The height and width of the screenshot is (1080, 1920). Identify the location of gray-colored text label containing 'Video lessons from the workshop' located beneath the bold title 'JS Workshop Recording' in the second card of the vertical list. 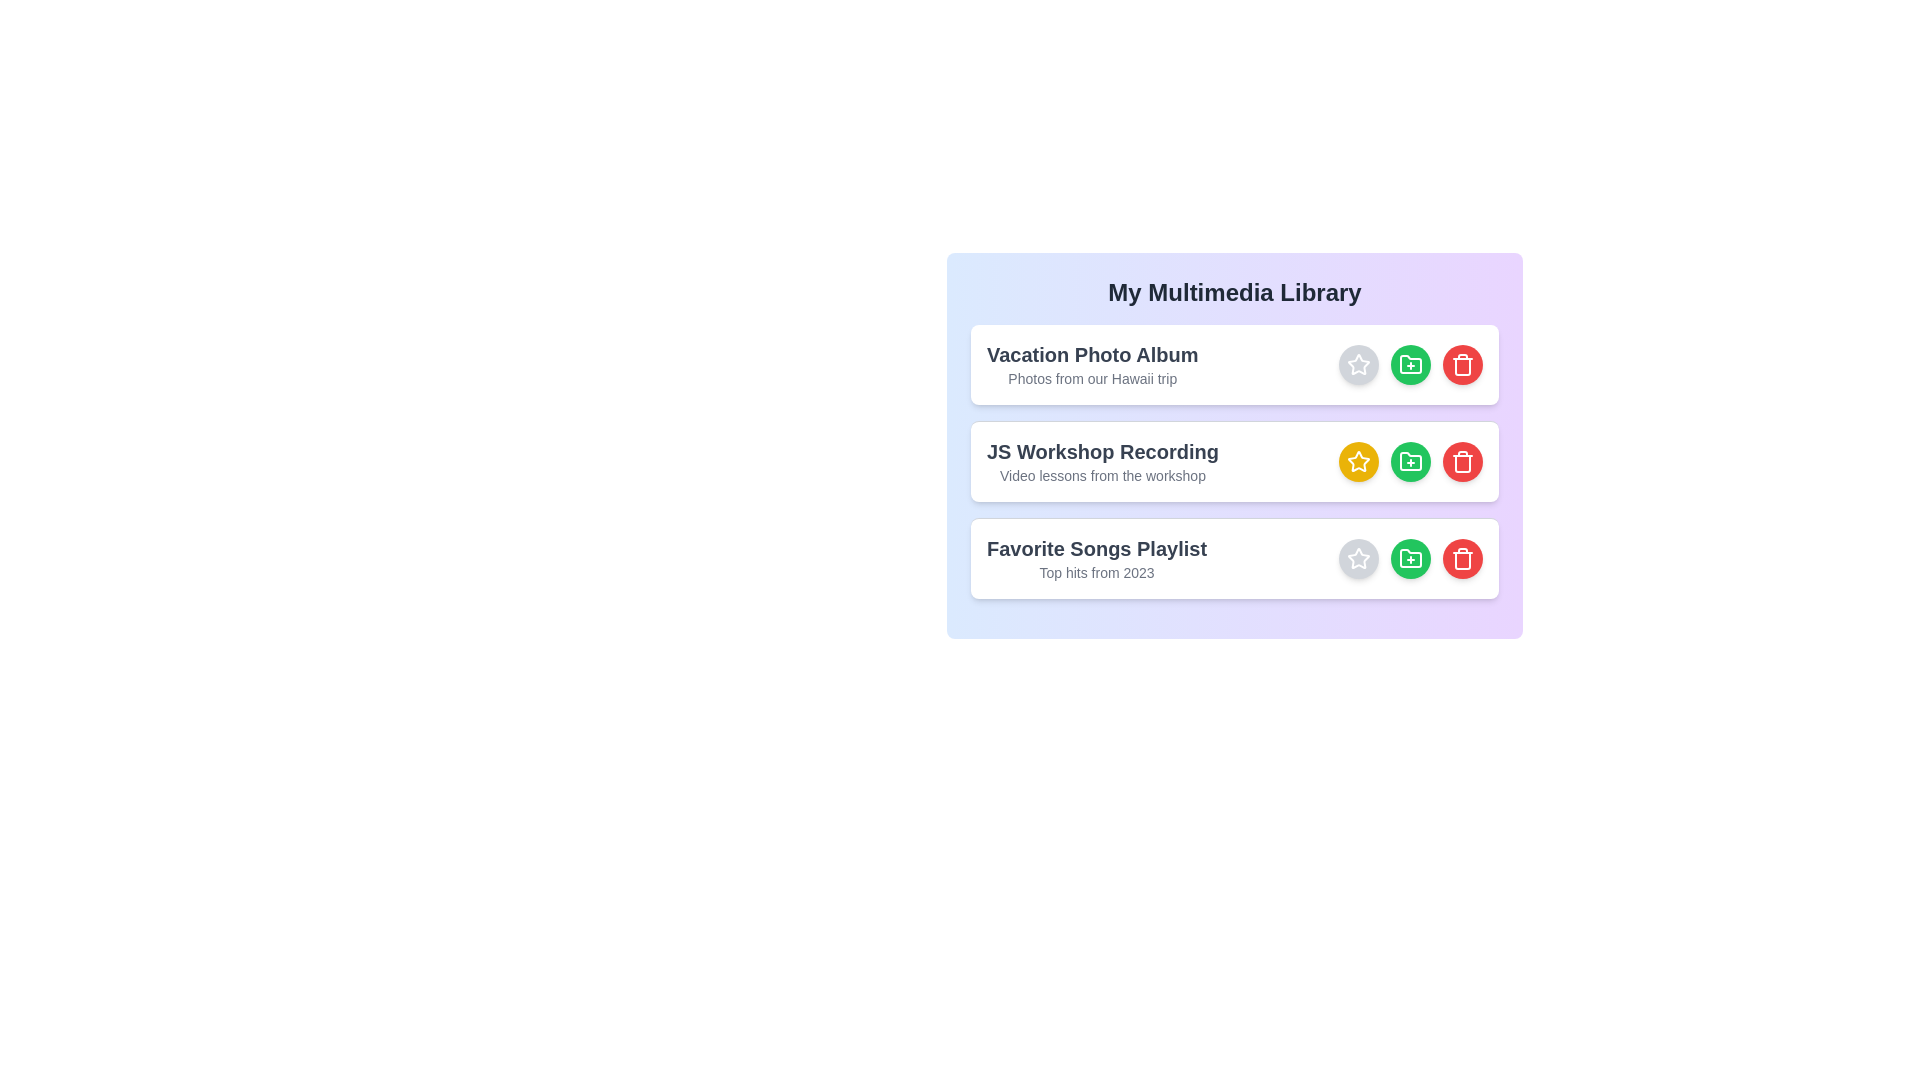
(1102, 475).